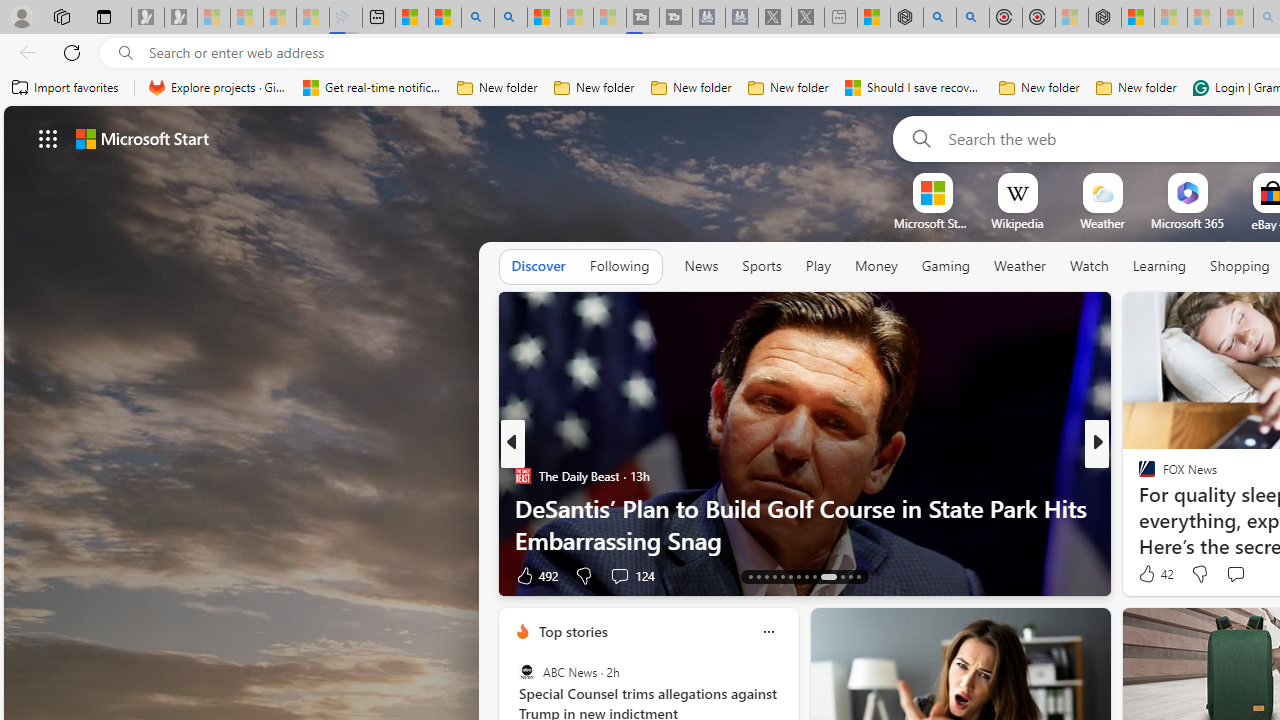 Image resolution: width=1280 pixels, height=720 pixels. I want to click on '49 Like', so click(1149, 575).